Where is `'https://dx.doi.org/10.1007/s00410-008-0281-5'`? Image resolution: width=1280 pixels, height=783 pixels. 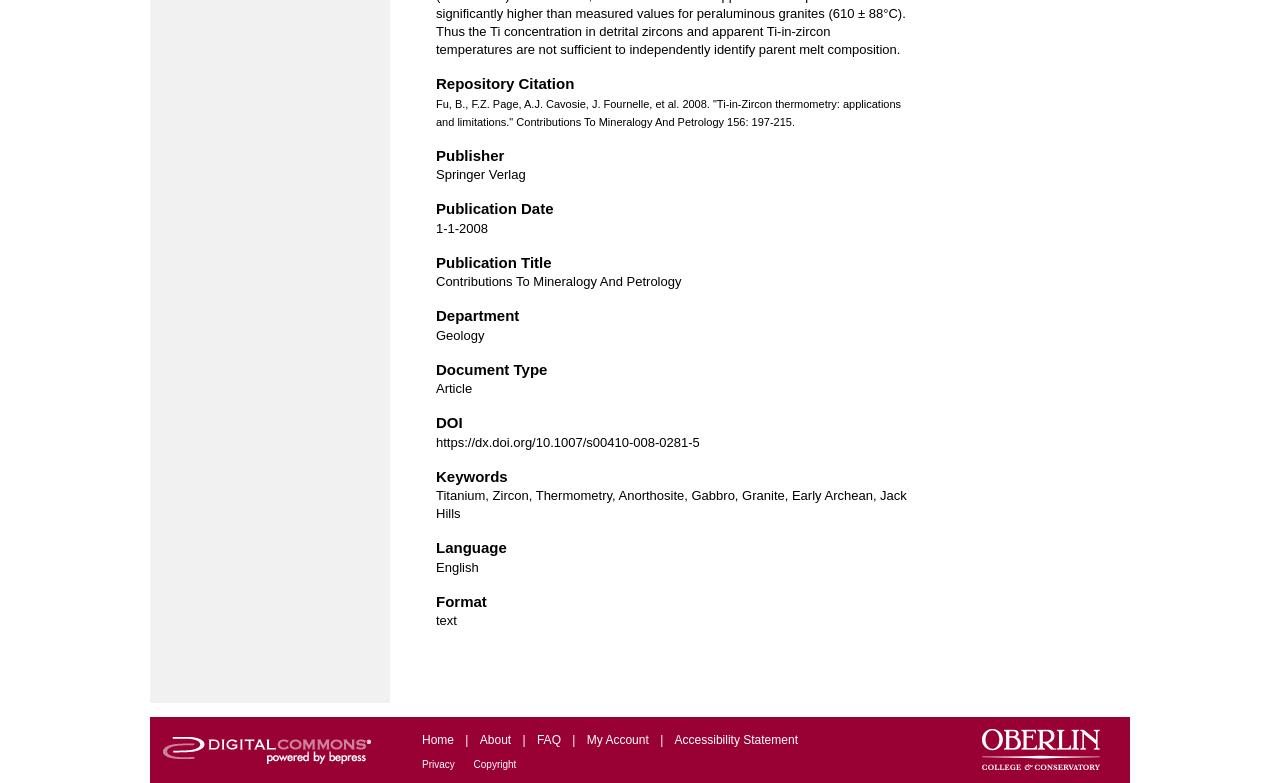 'https://dx.doi.org/10.1007/s00410-008-0281-5' is located at coordinates (434, 440).